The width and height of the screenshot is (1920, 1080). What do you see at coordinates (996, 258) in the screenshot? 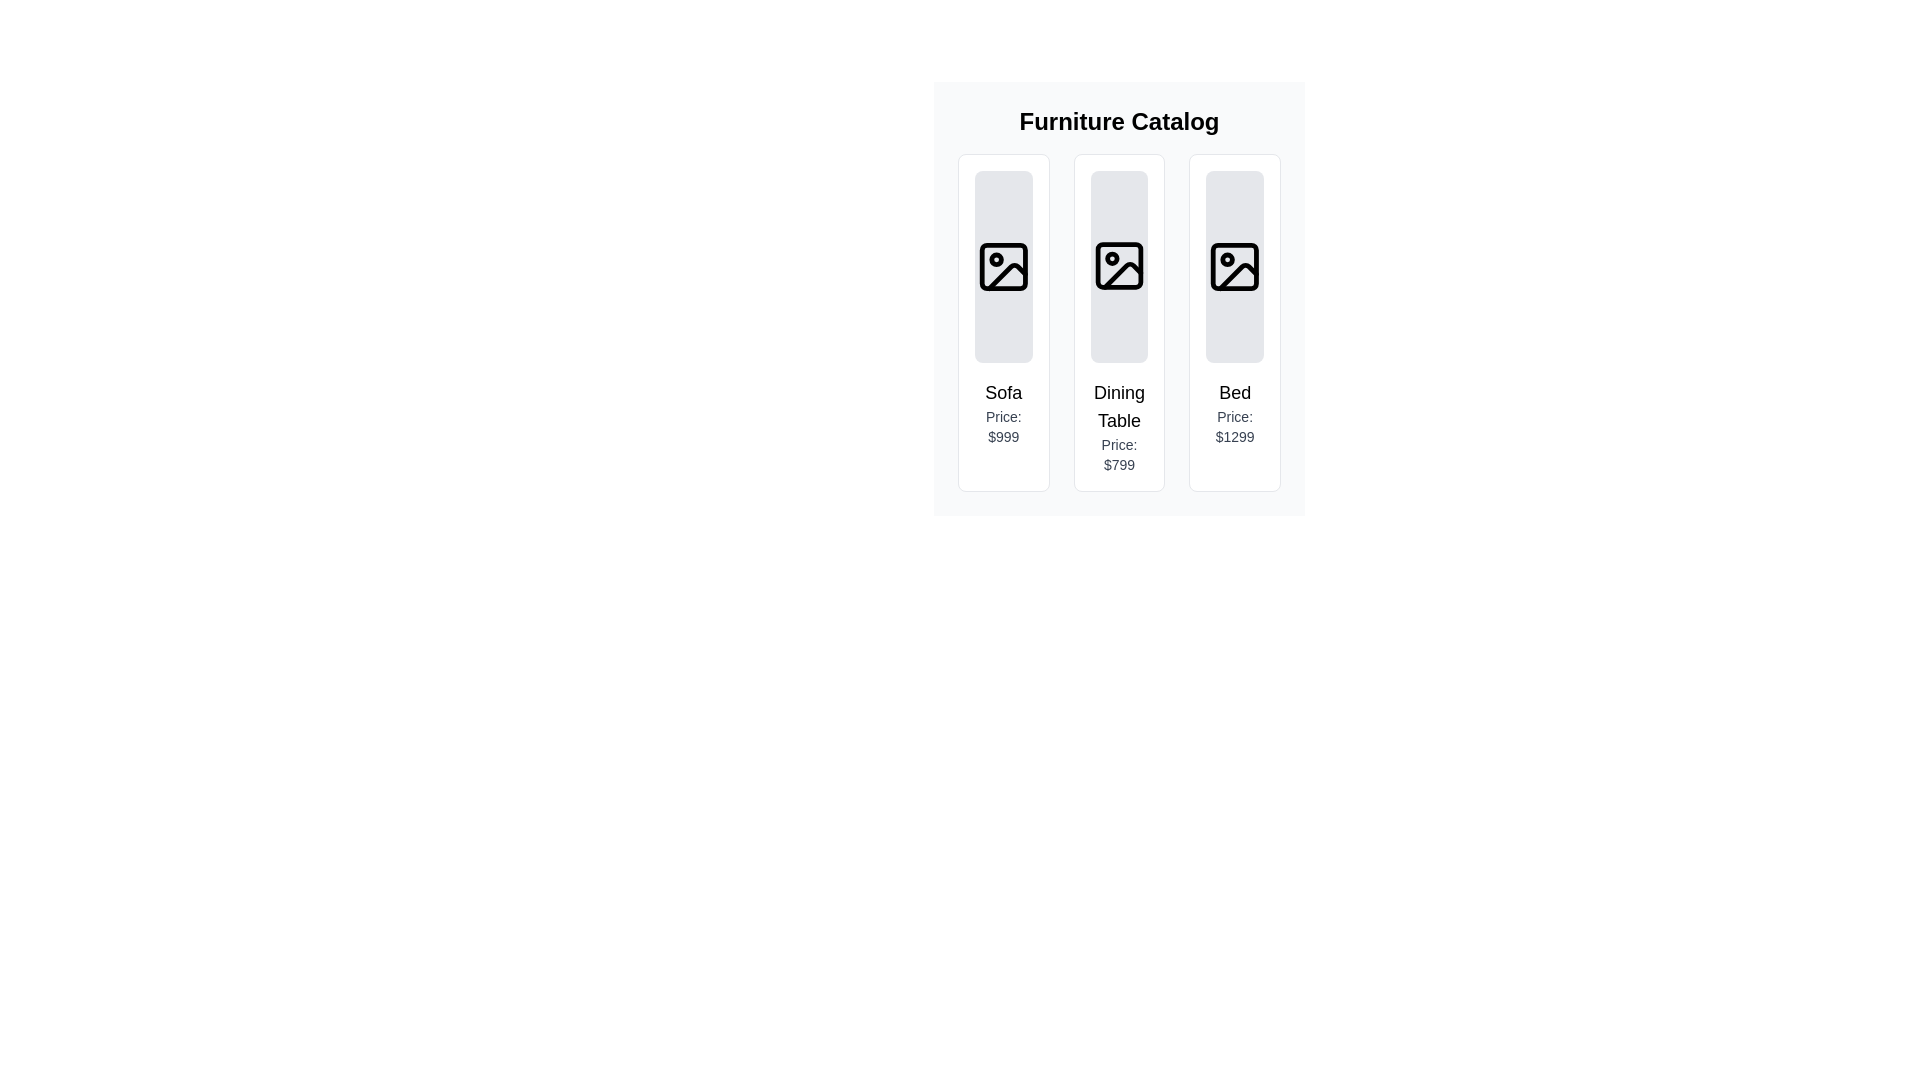
I see `the decorative SVG circle element located in the first column of the product catalog grid at the top-left section of the SVG image placeholder` at bounding box center [996, 258].